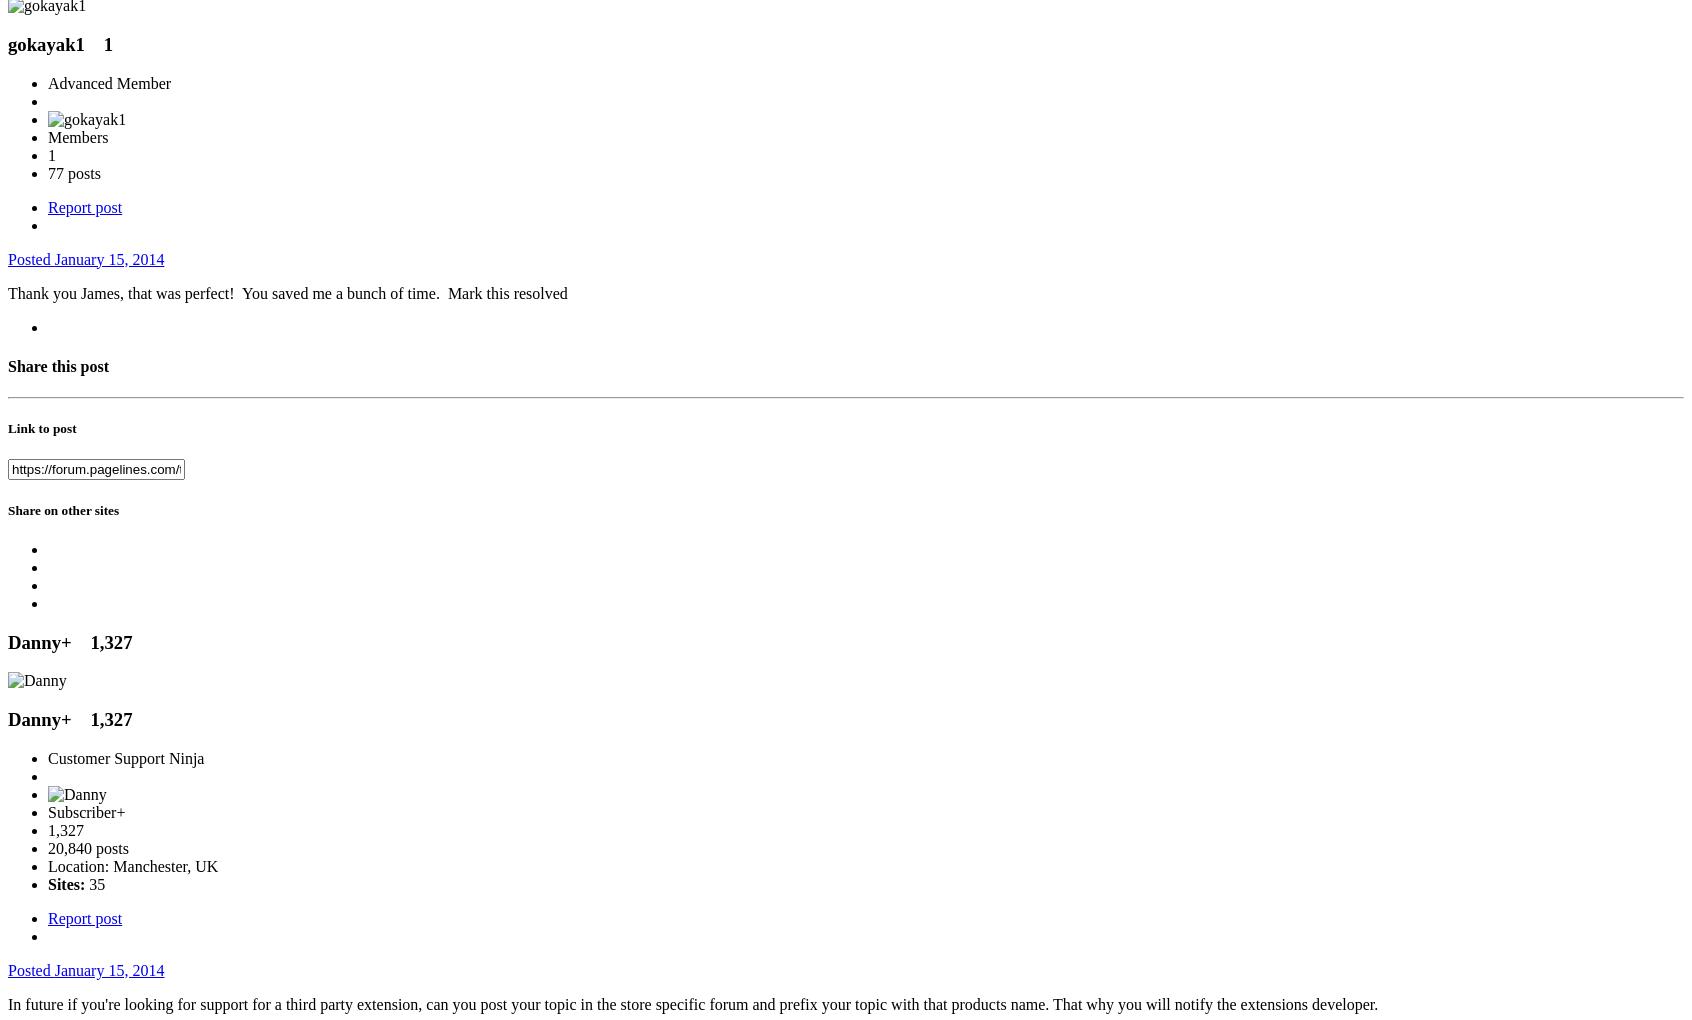 The image size is (1692, 1020). Describe the element at coordinates (80, 864) in the screenshot. I see `'Location:'` at that location.